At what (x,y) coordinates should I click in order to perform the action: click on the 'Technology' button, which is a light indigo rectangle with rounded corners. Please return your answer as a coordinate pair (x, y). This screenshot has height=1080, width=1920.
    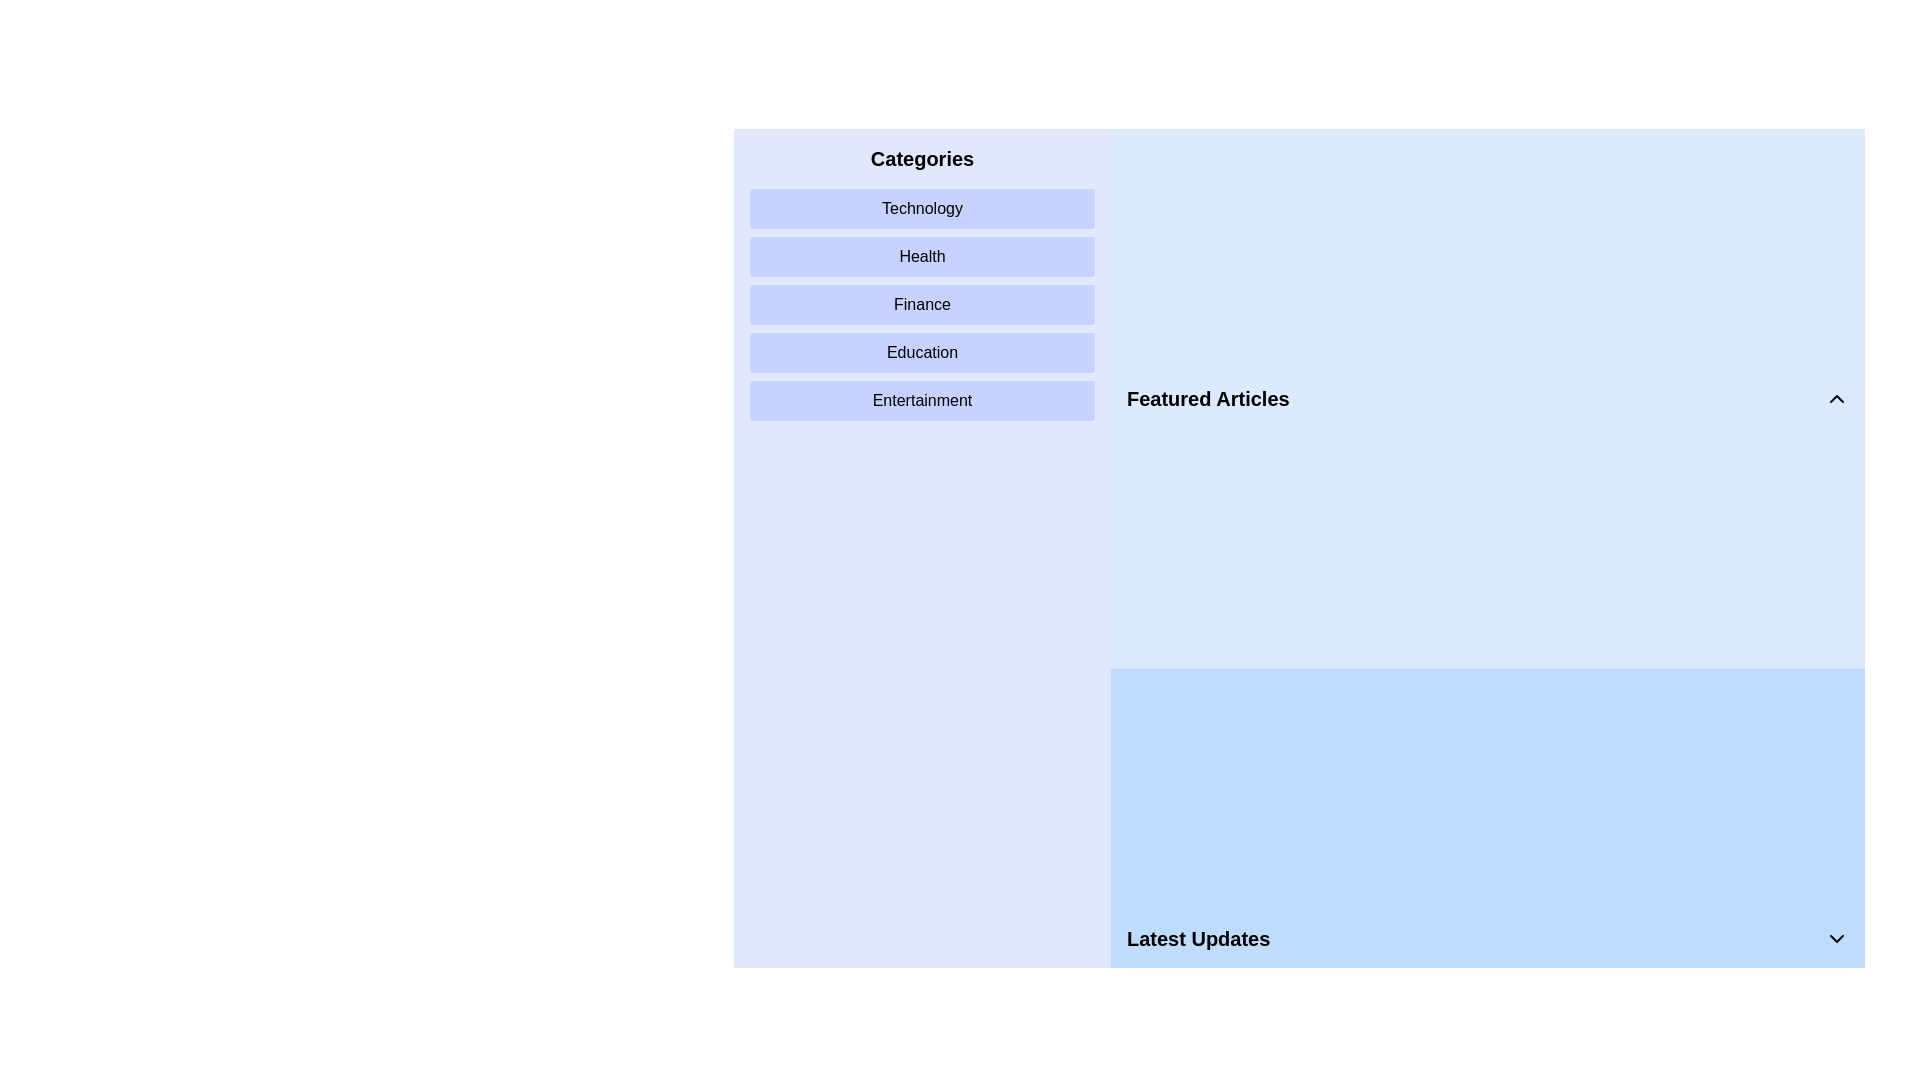
    Looking at the image, I should click on (921, 208).